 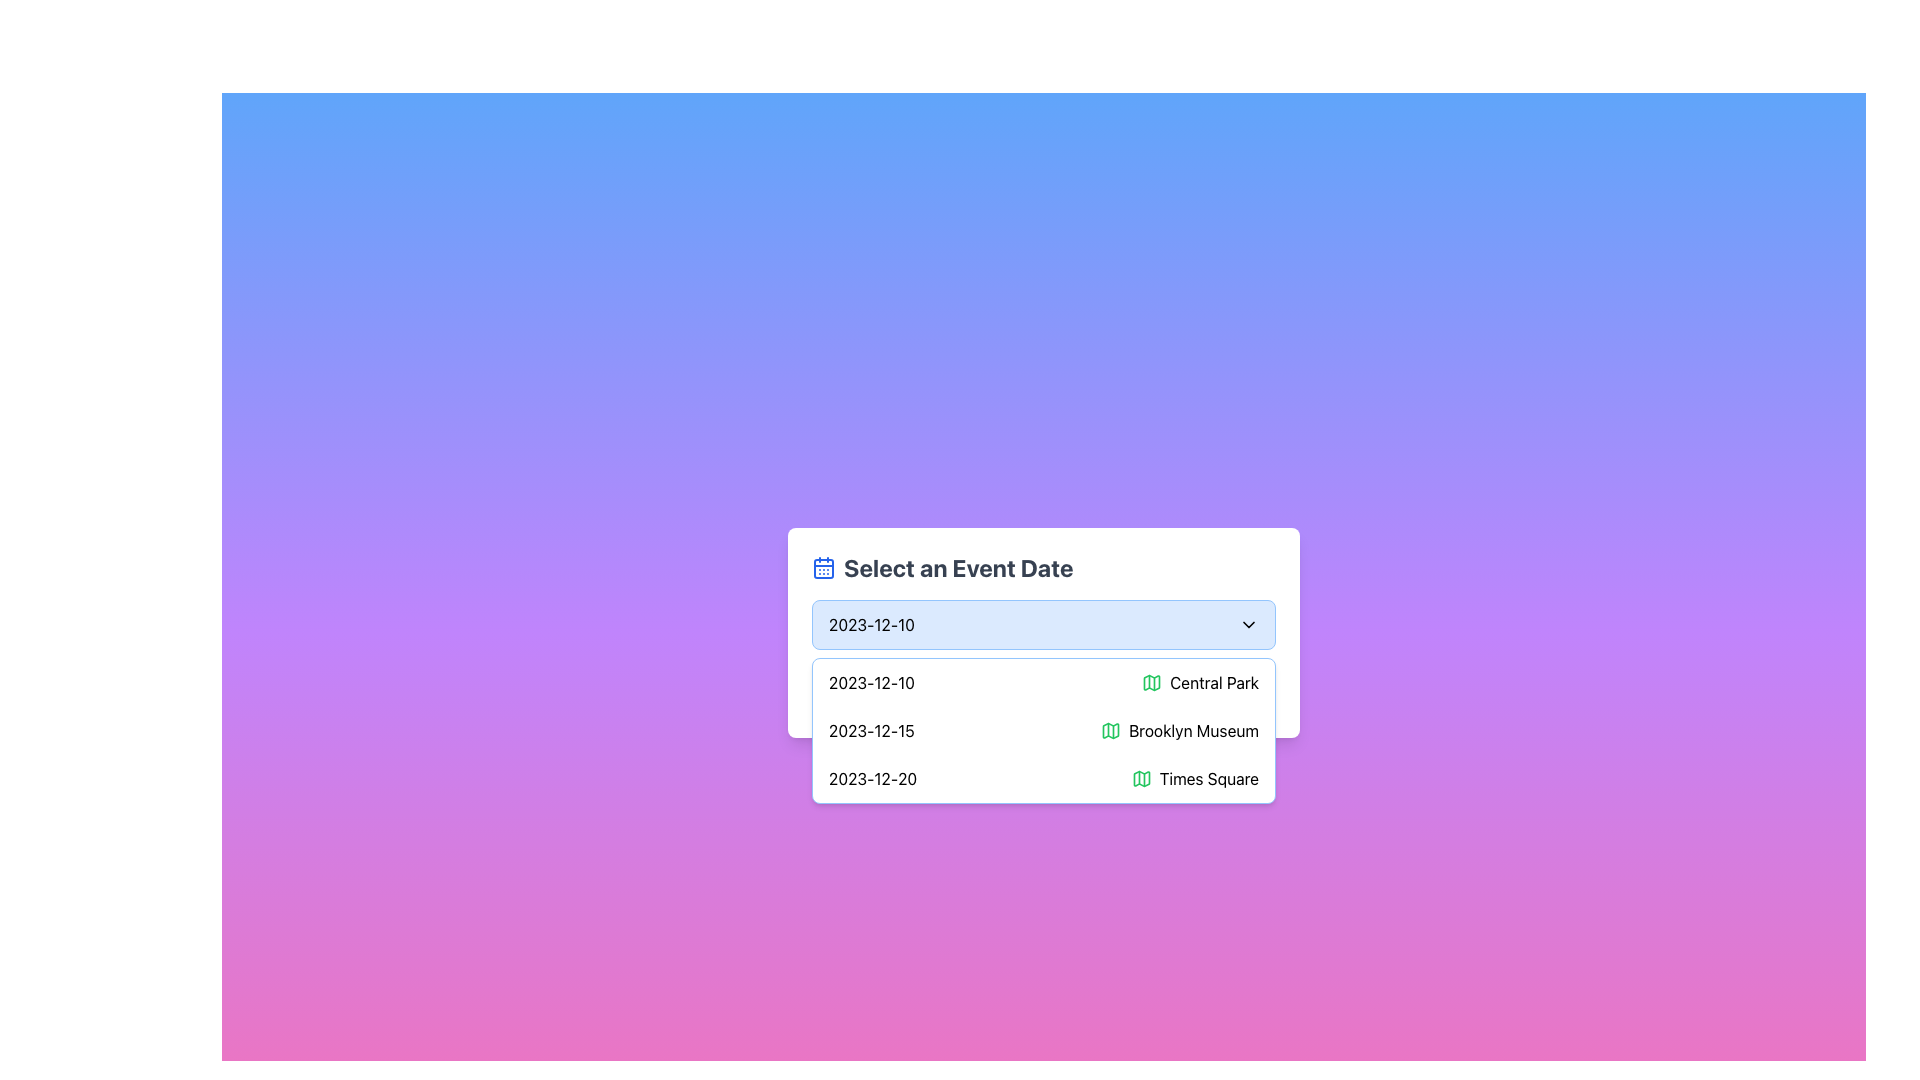 What do you see at coordinates (1180, 731) in the screenshot?
I see `the informative text and icon representing an event venue for the date '2023-12-15' in the dropdown list` at bounding box center [1180, 731].